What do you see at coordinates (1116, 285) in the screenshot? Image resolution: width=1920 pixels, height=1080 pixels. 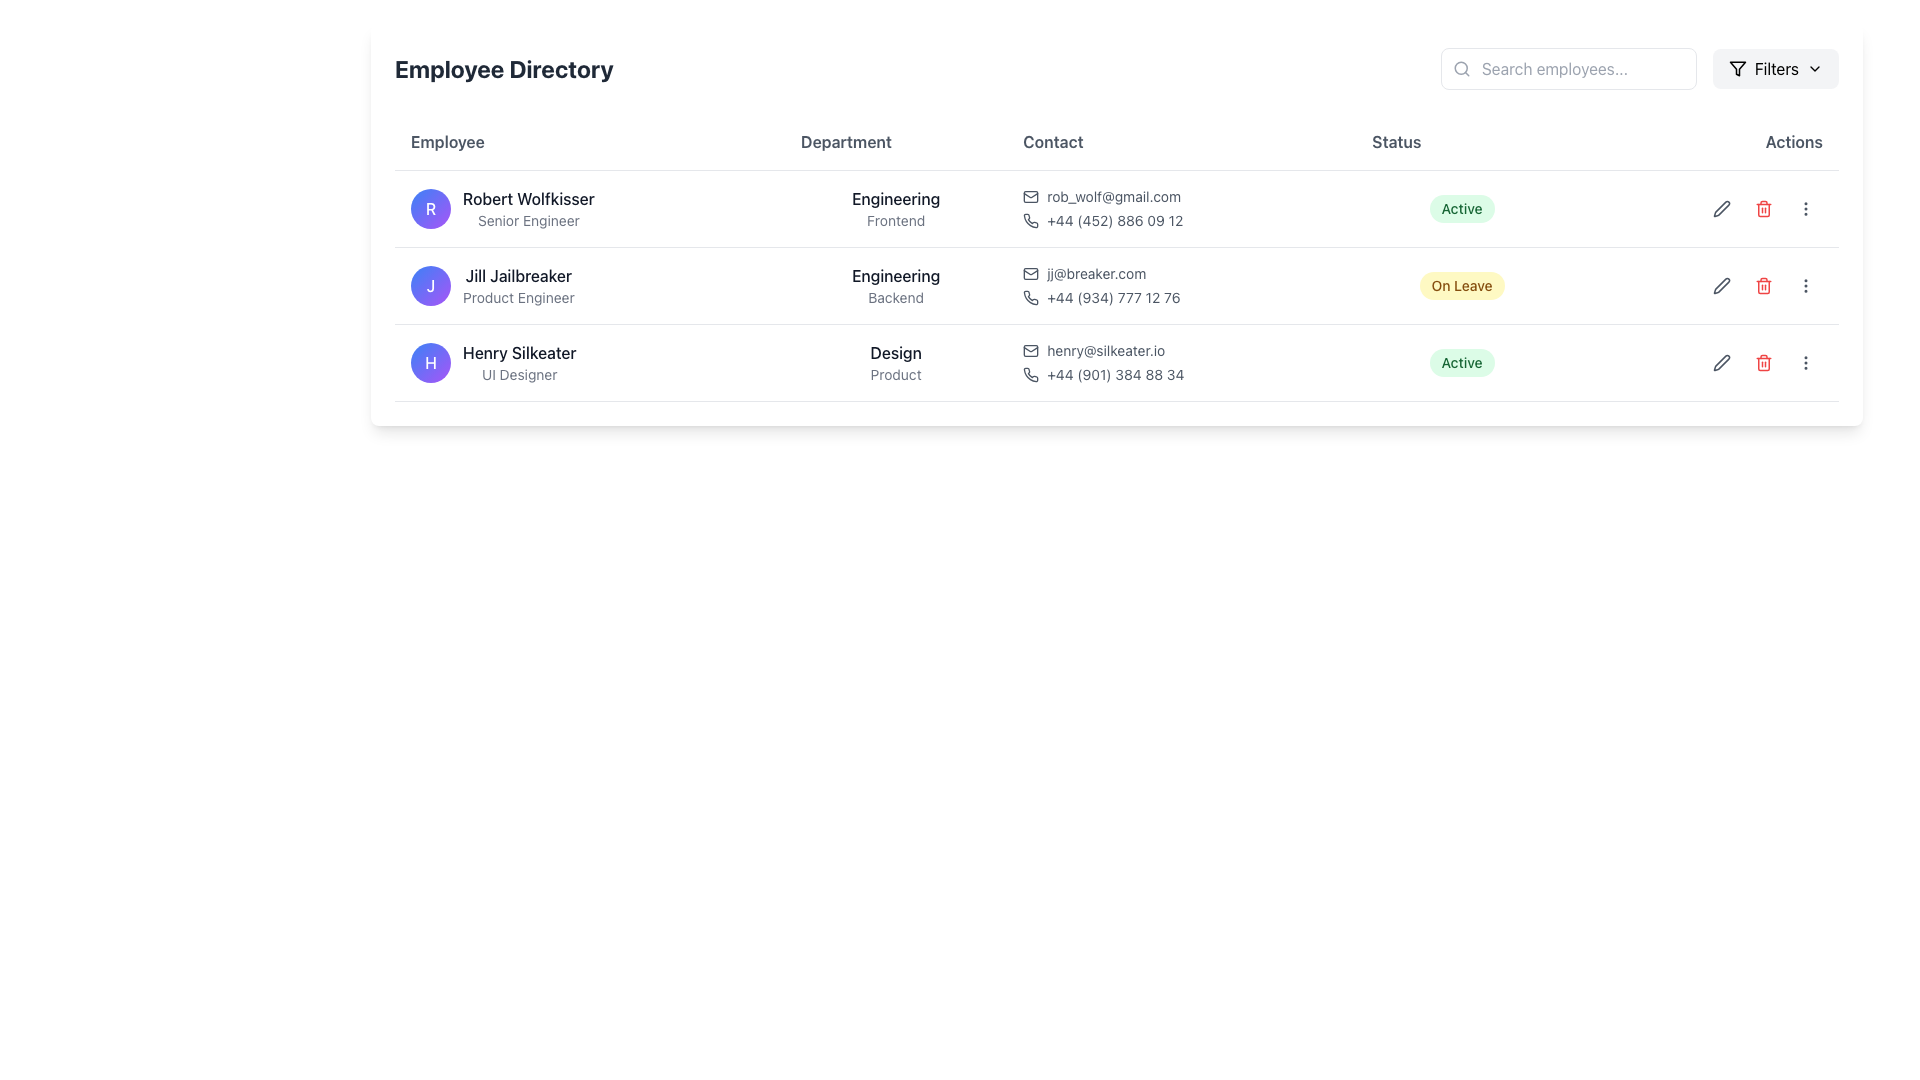 I see `the second personnel entry in the employee table` at bounding box center [1116, 285].